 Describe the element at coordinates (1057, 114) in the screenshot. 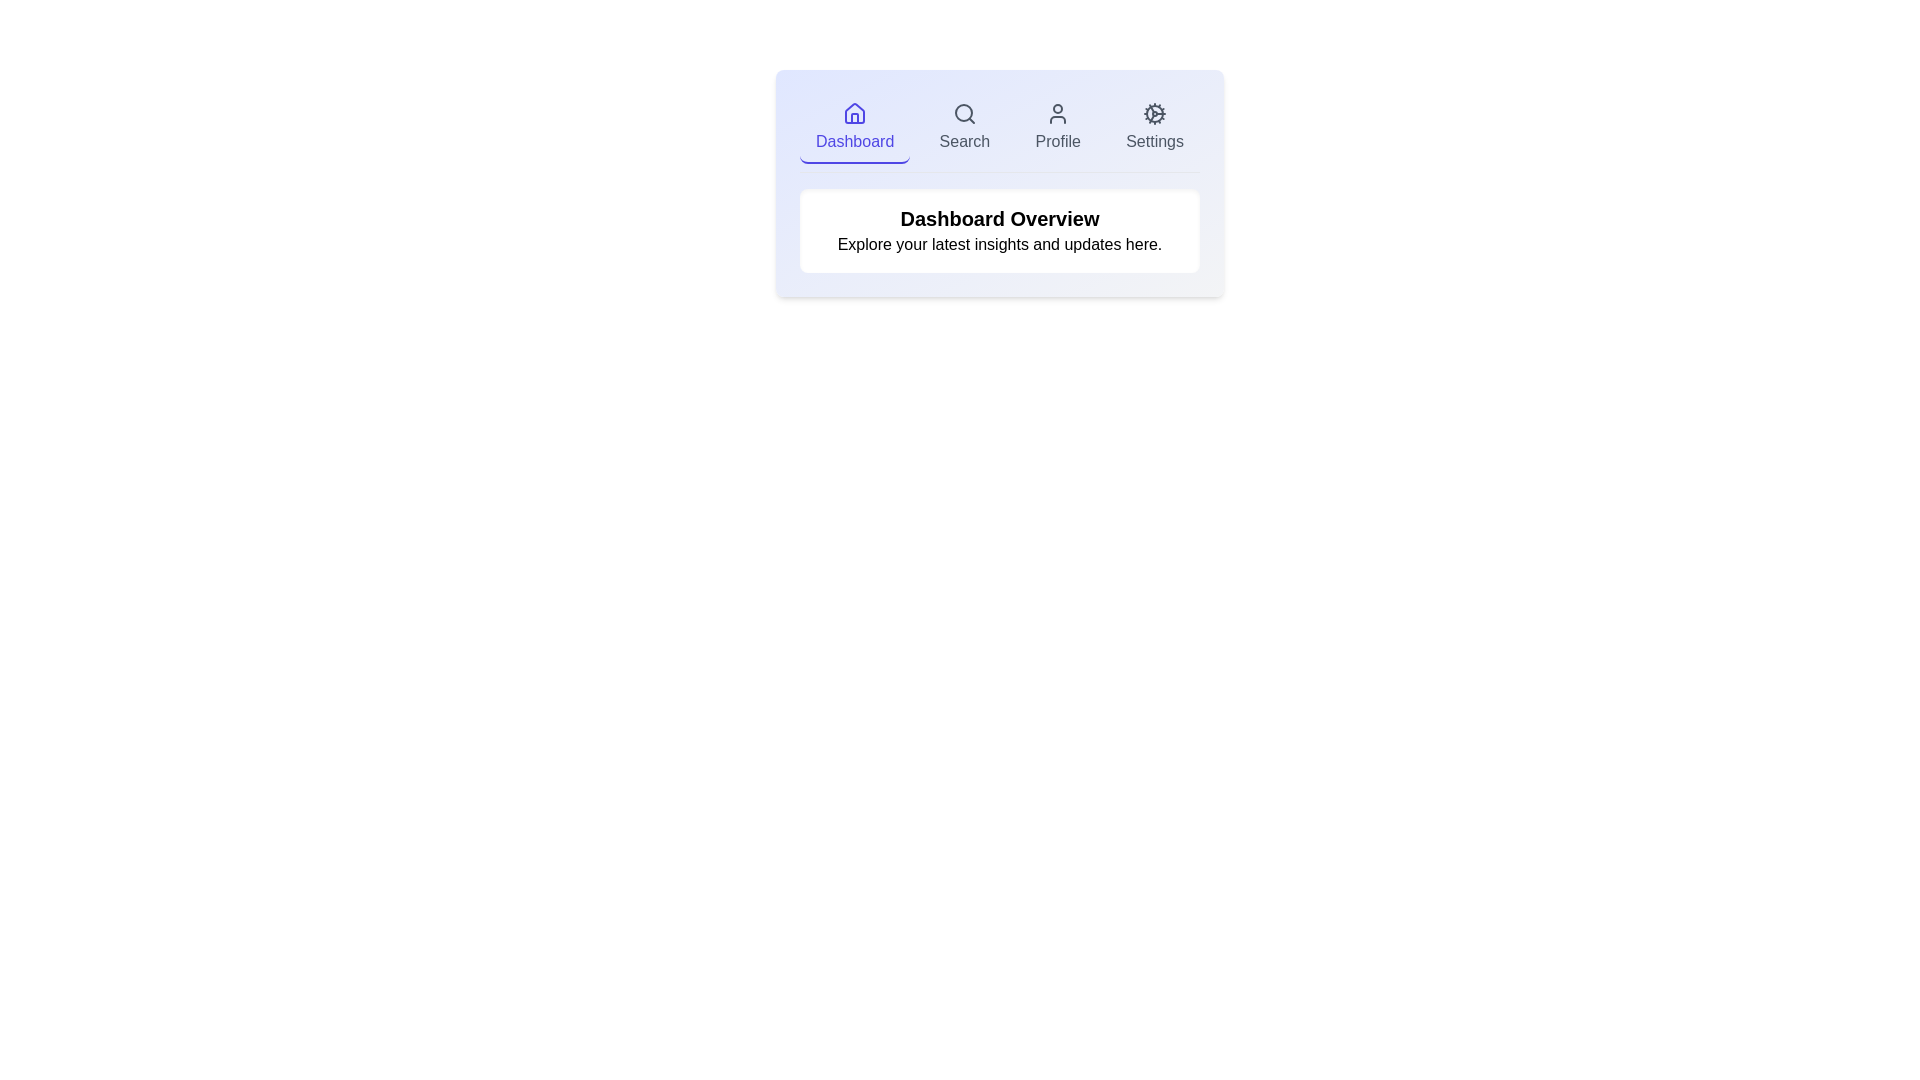

I see `the user profile indicator SVG icon located in the top section of the interface, above the 'Profile' label, for accessibility navigation` at that location.